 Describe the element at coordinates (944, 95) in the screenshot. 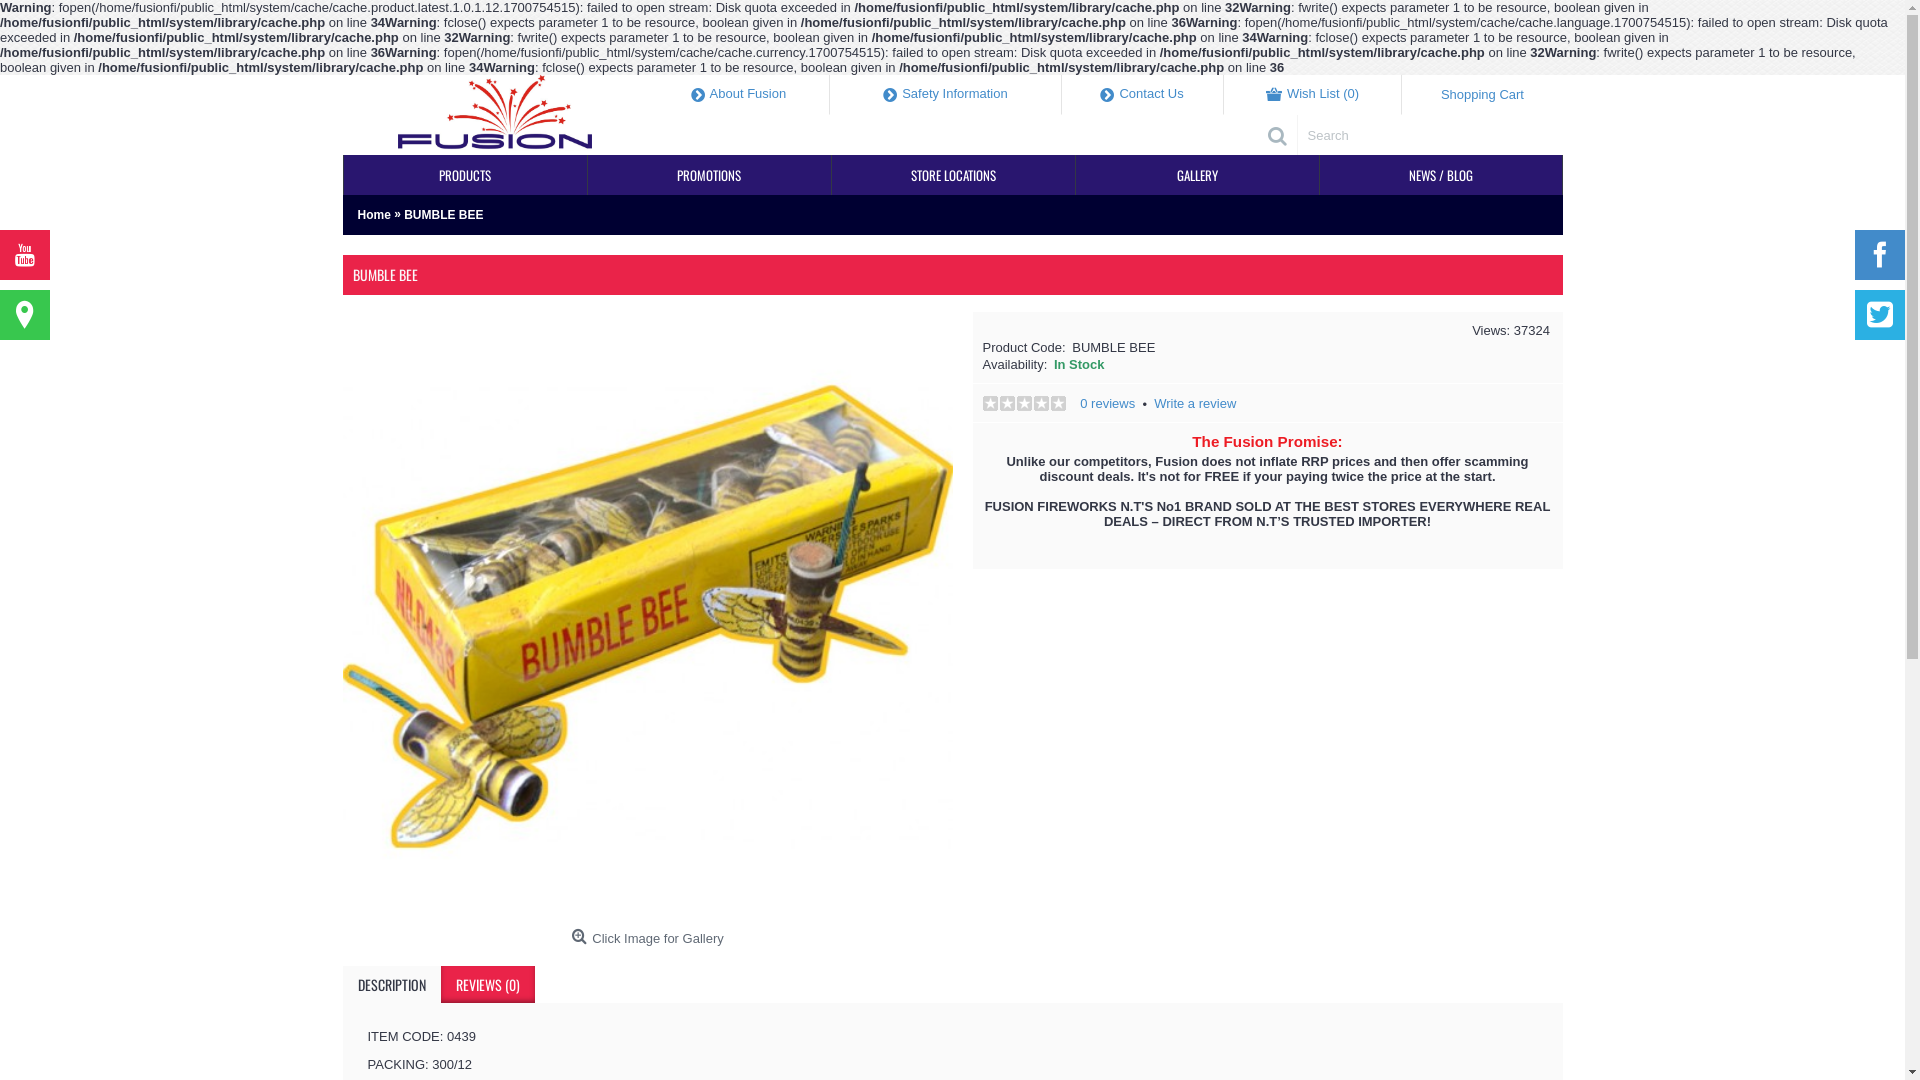

I see `'Safety Information'` at that location.